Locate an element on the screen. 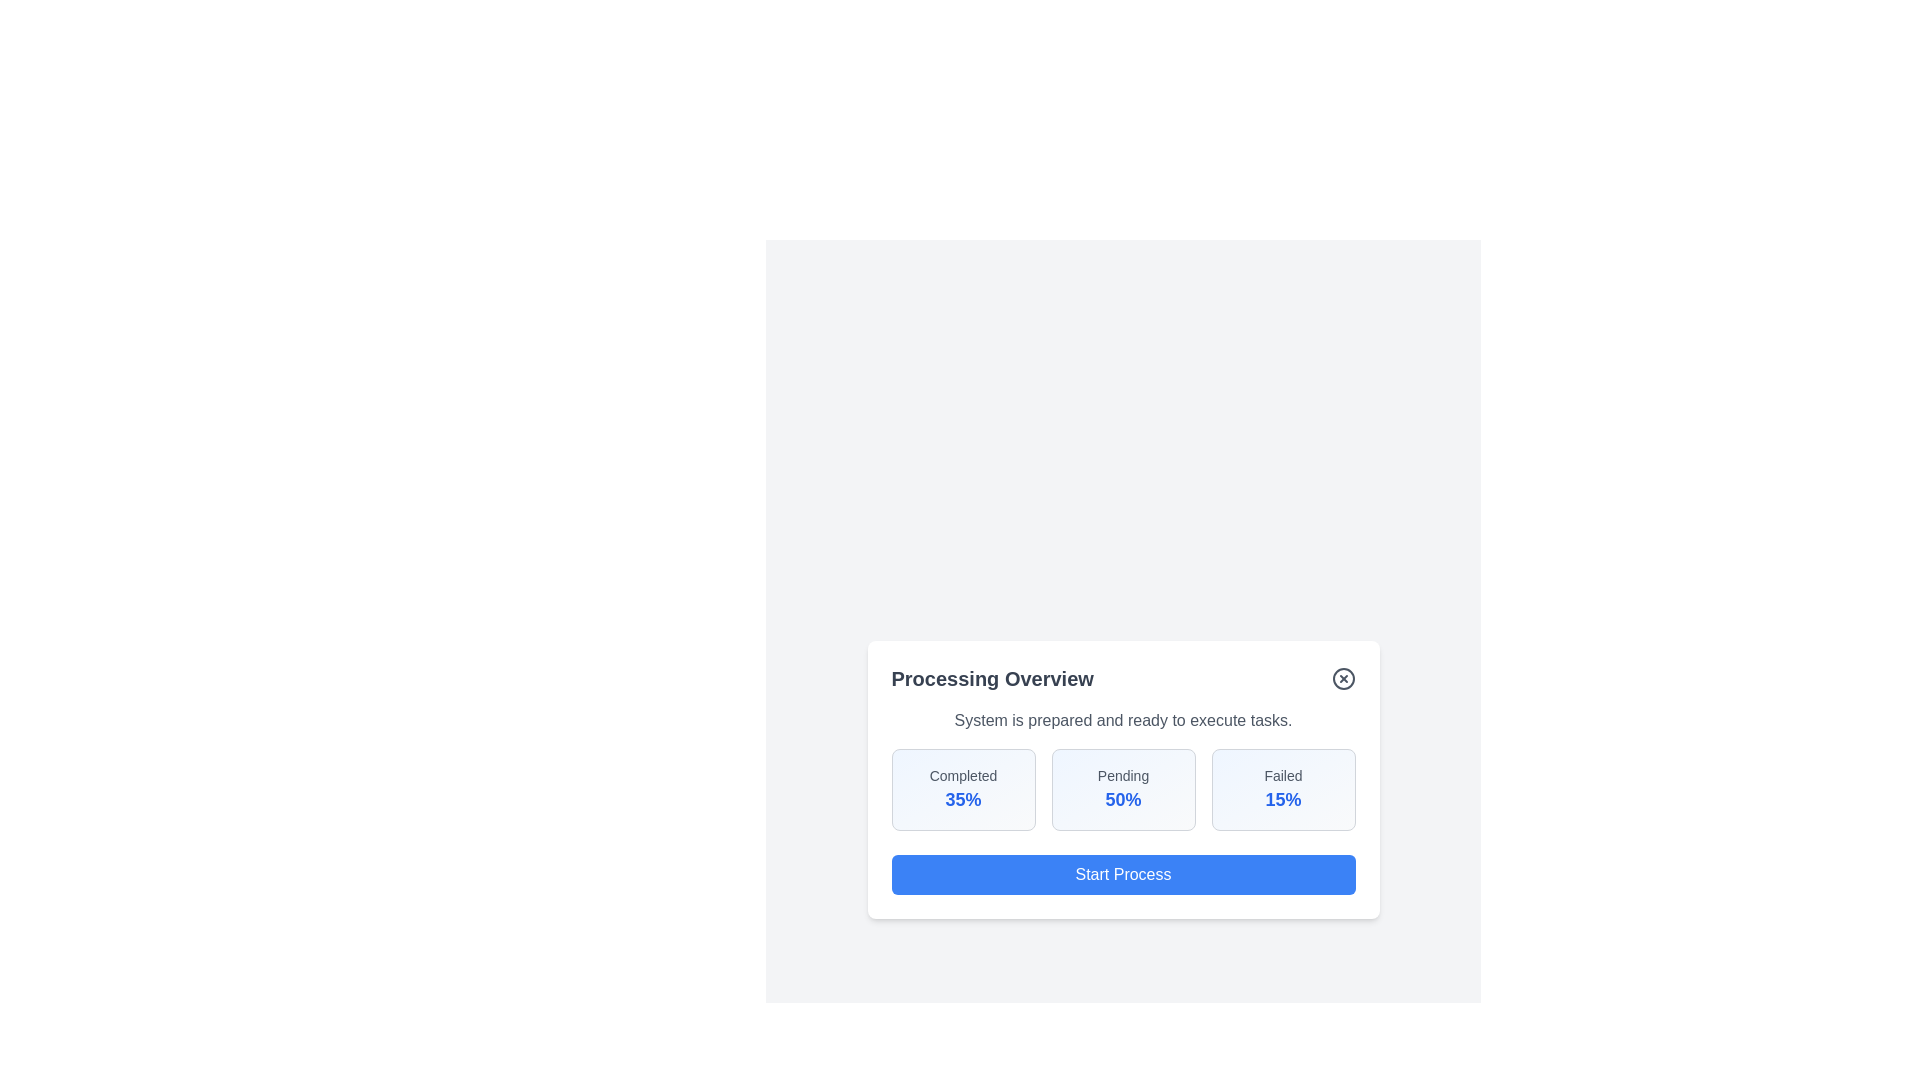 The width and height of the screenshot is (1920, 1080). the statistic box labeled Pending to focus or highlight it is located at coordinates (1123, 789).